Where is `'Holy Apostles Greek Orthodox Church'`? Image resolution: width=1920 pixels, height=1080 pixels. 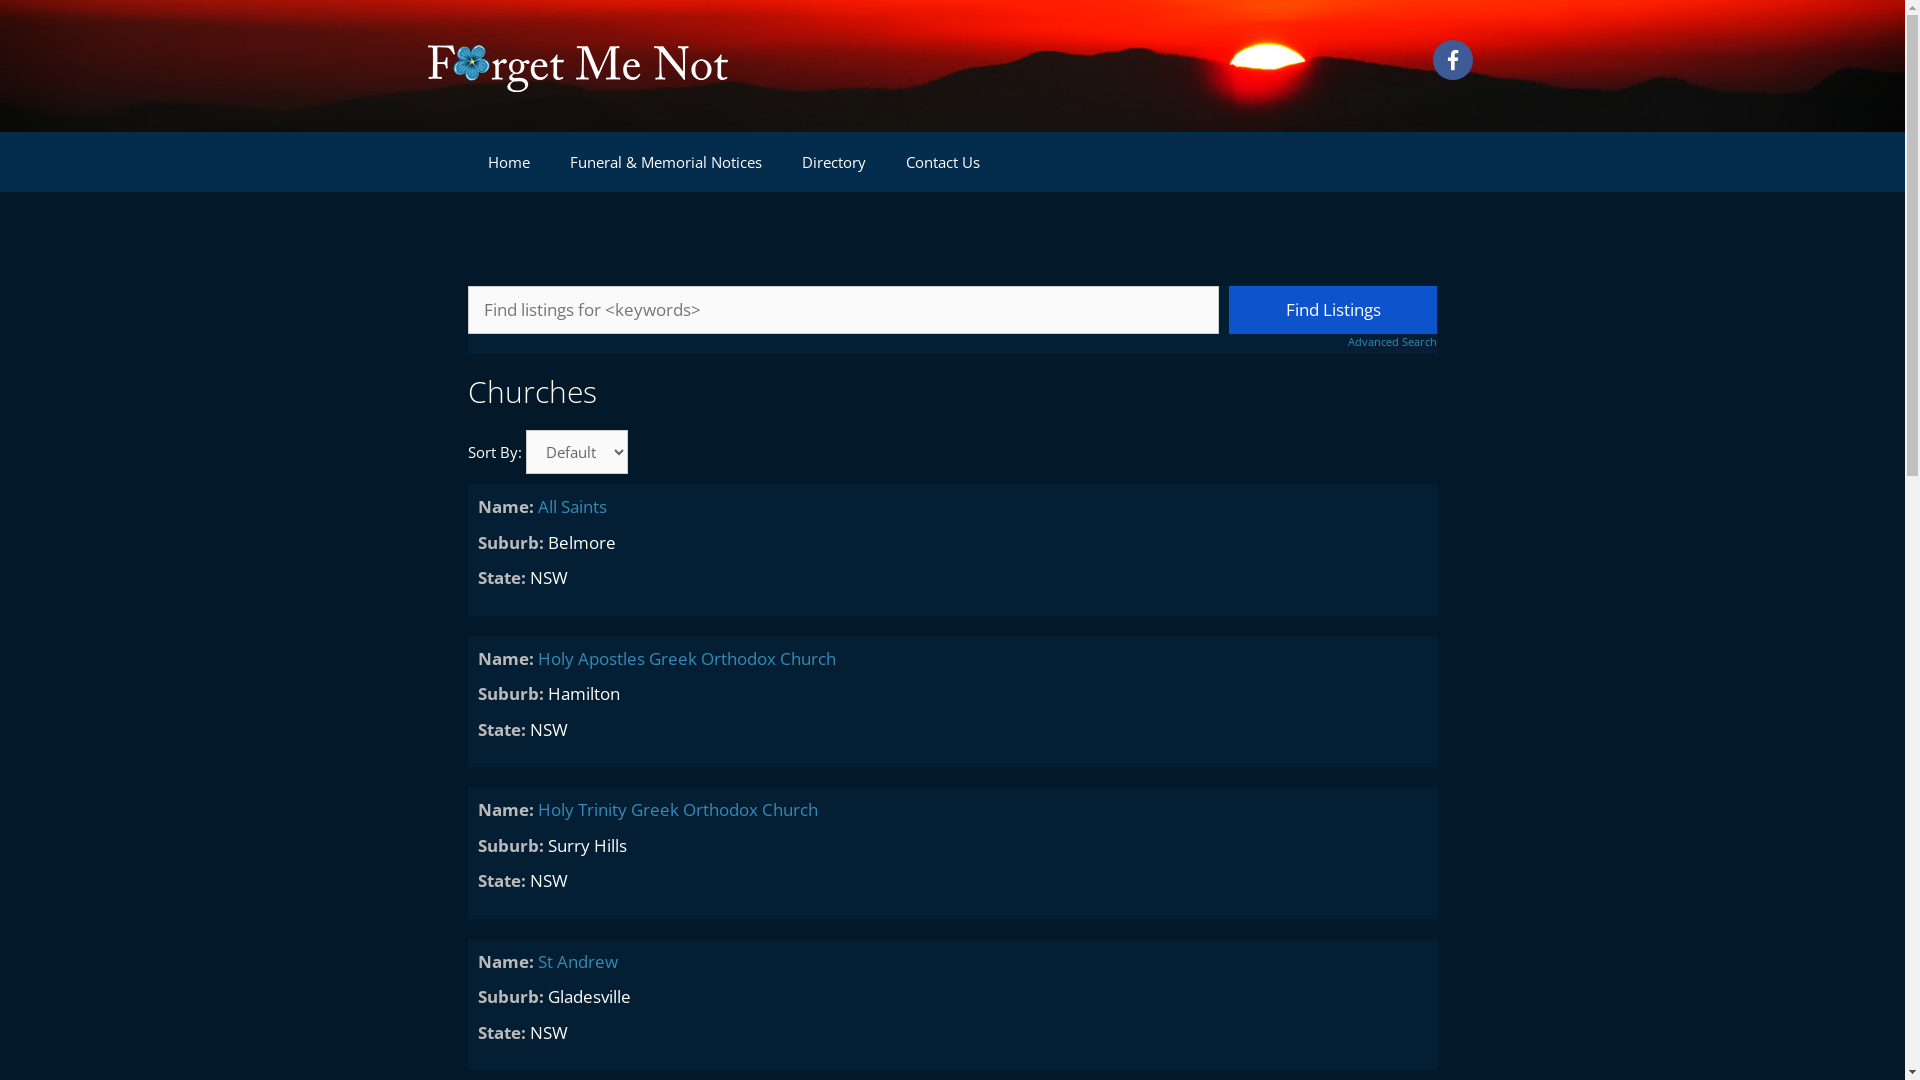
'Holy Apostles Greek Orthodox Church' is located at coordinates (686, 657).